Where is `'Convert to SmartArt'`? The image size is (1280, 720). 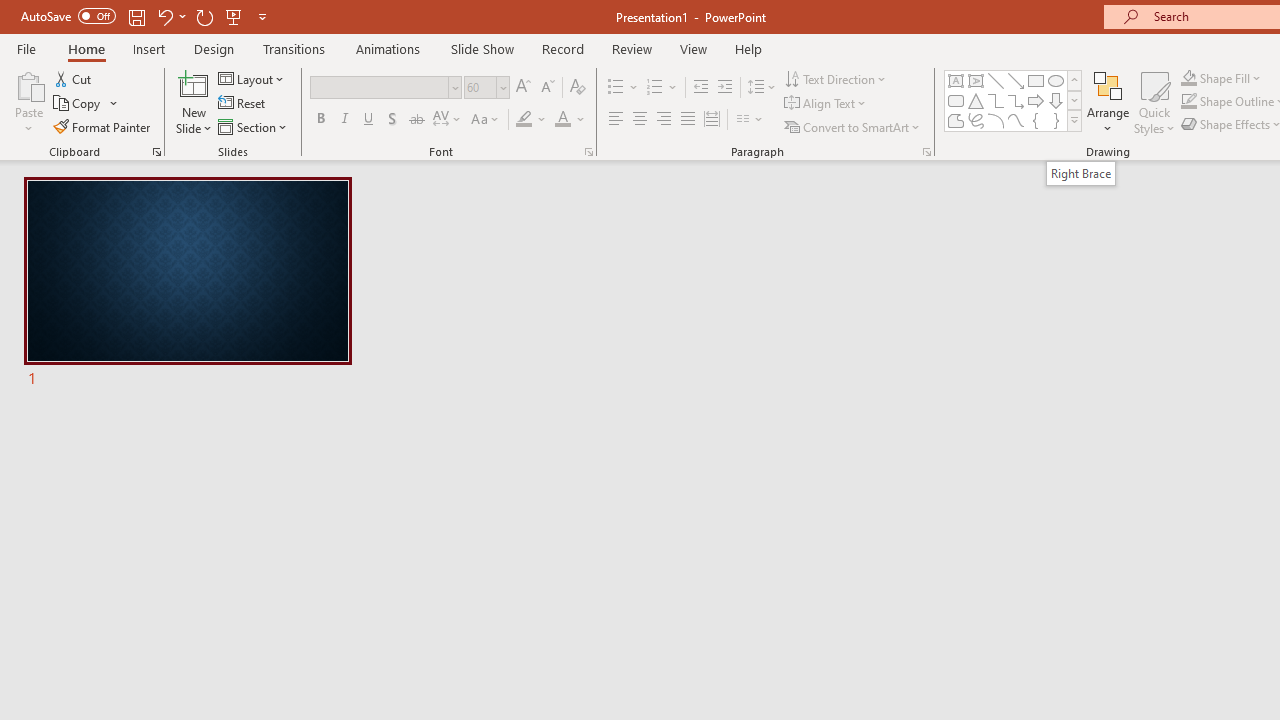
'Convert to SmartArt' is located at coordinates (853, 127).